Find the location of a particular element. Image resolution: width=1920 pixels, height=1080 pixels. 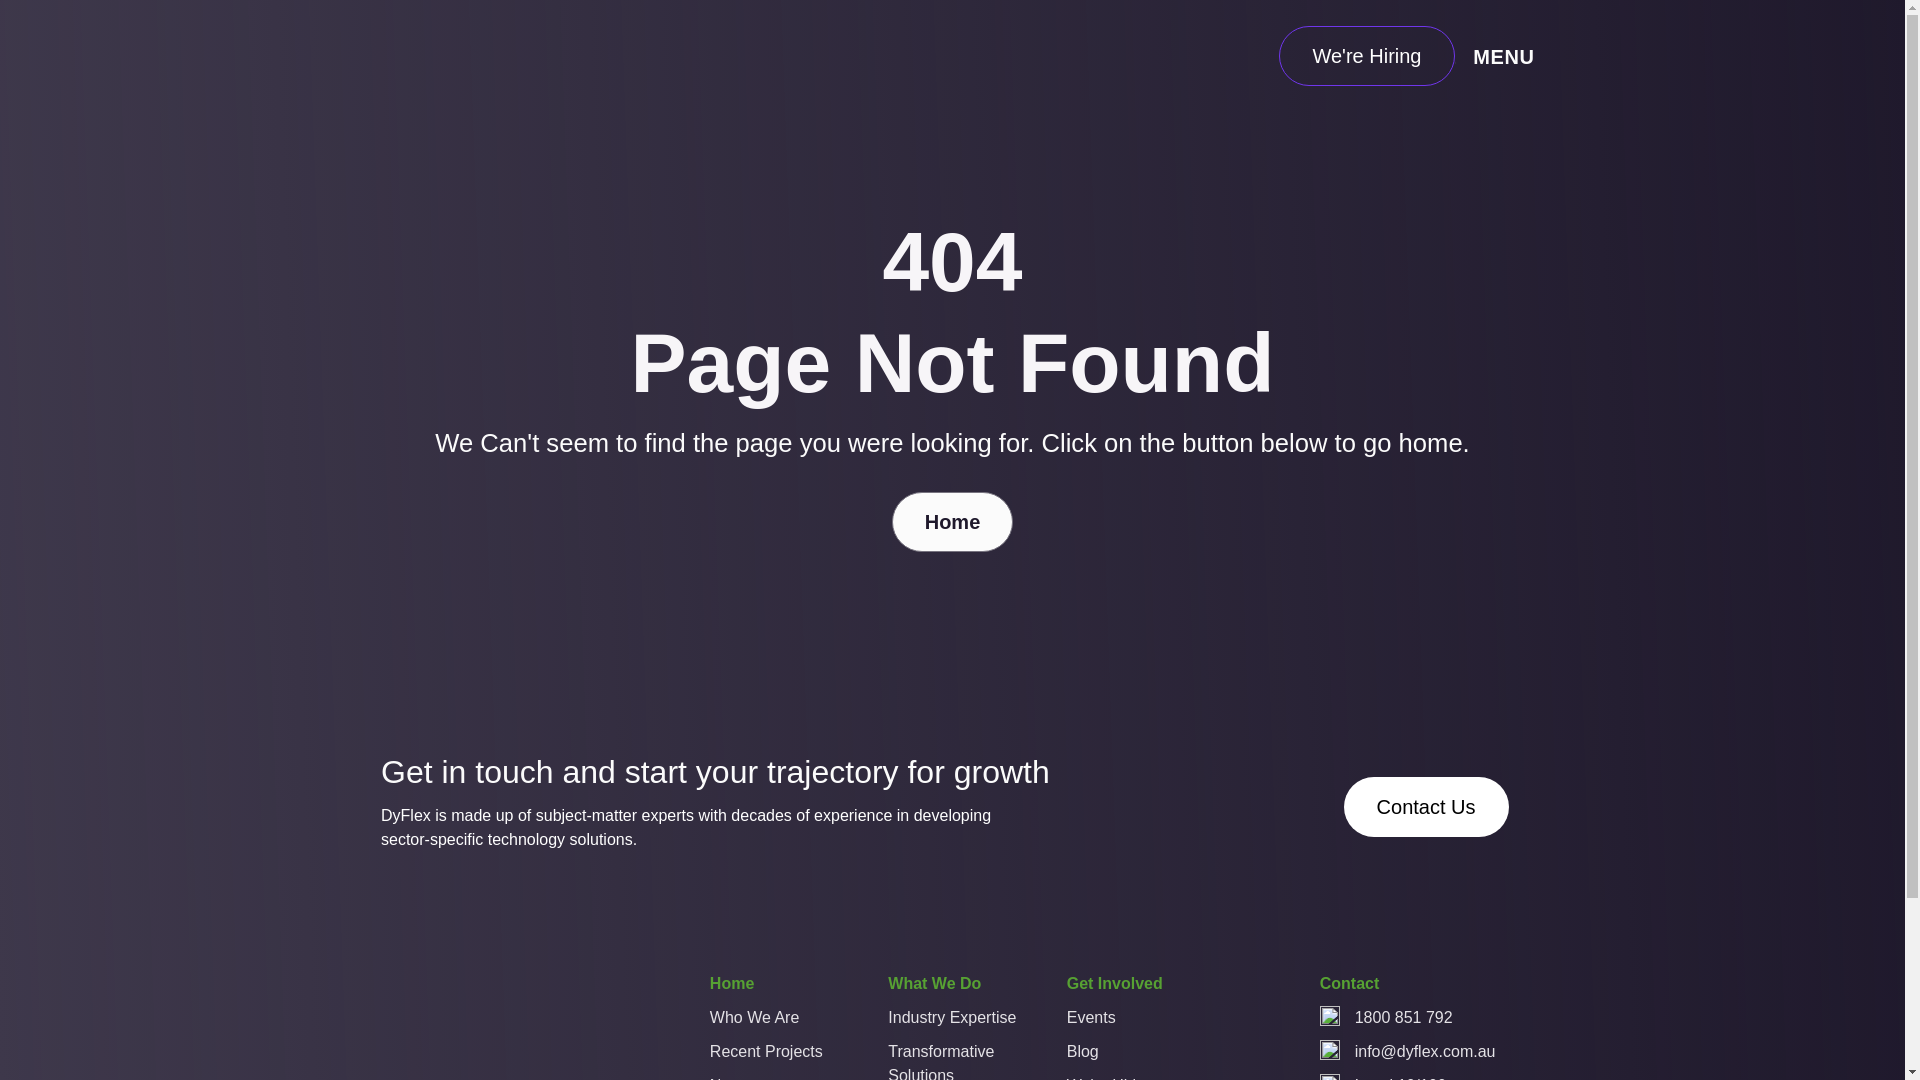

'Events' is located at coordinates (1131, 1022).